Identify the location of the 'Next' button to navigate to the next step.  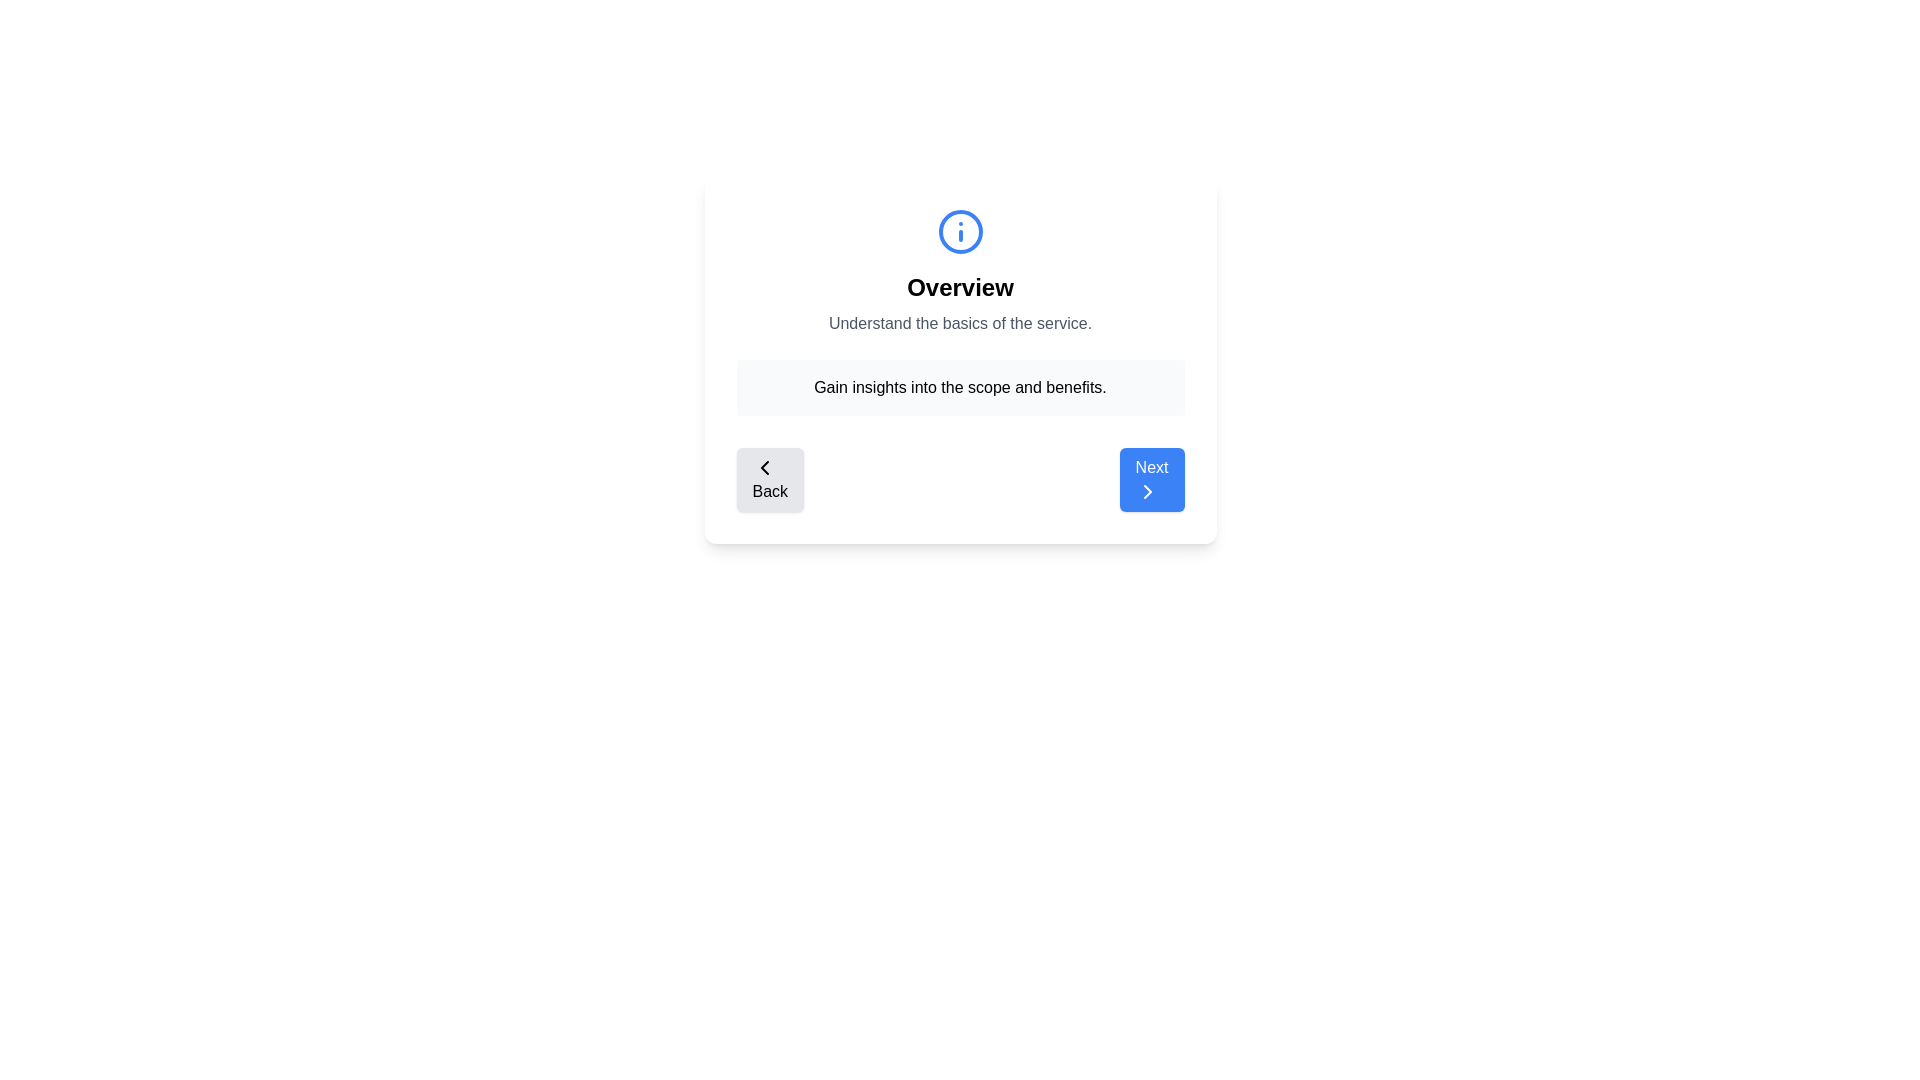
(1152, 479).